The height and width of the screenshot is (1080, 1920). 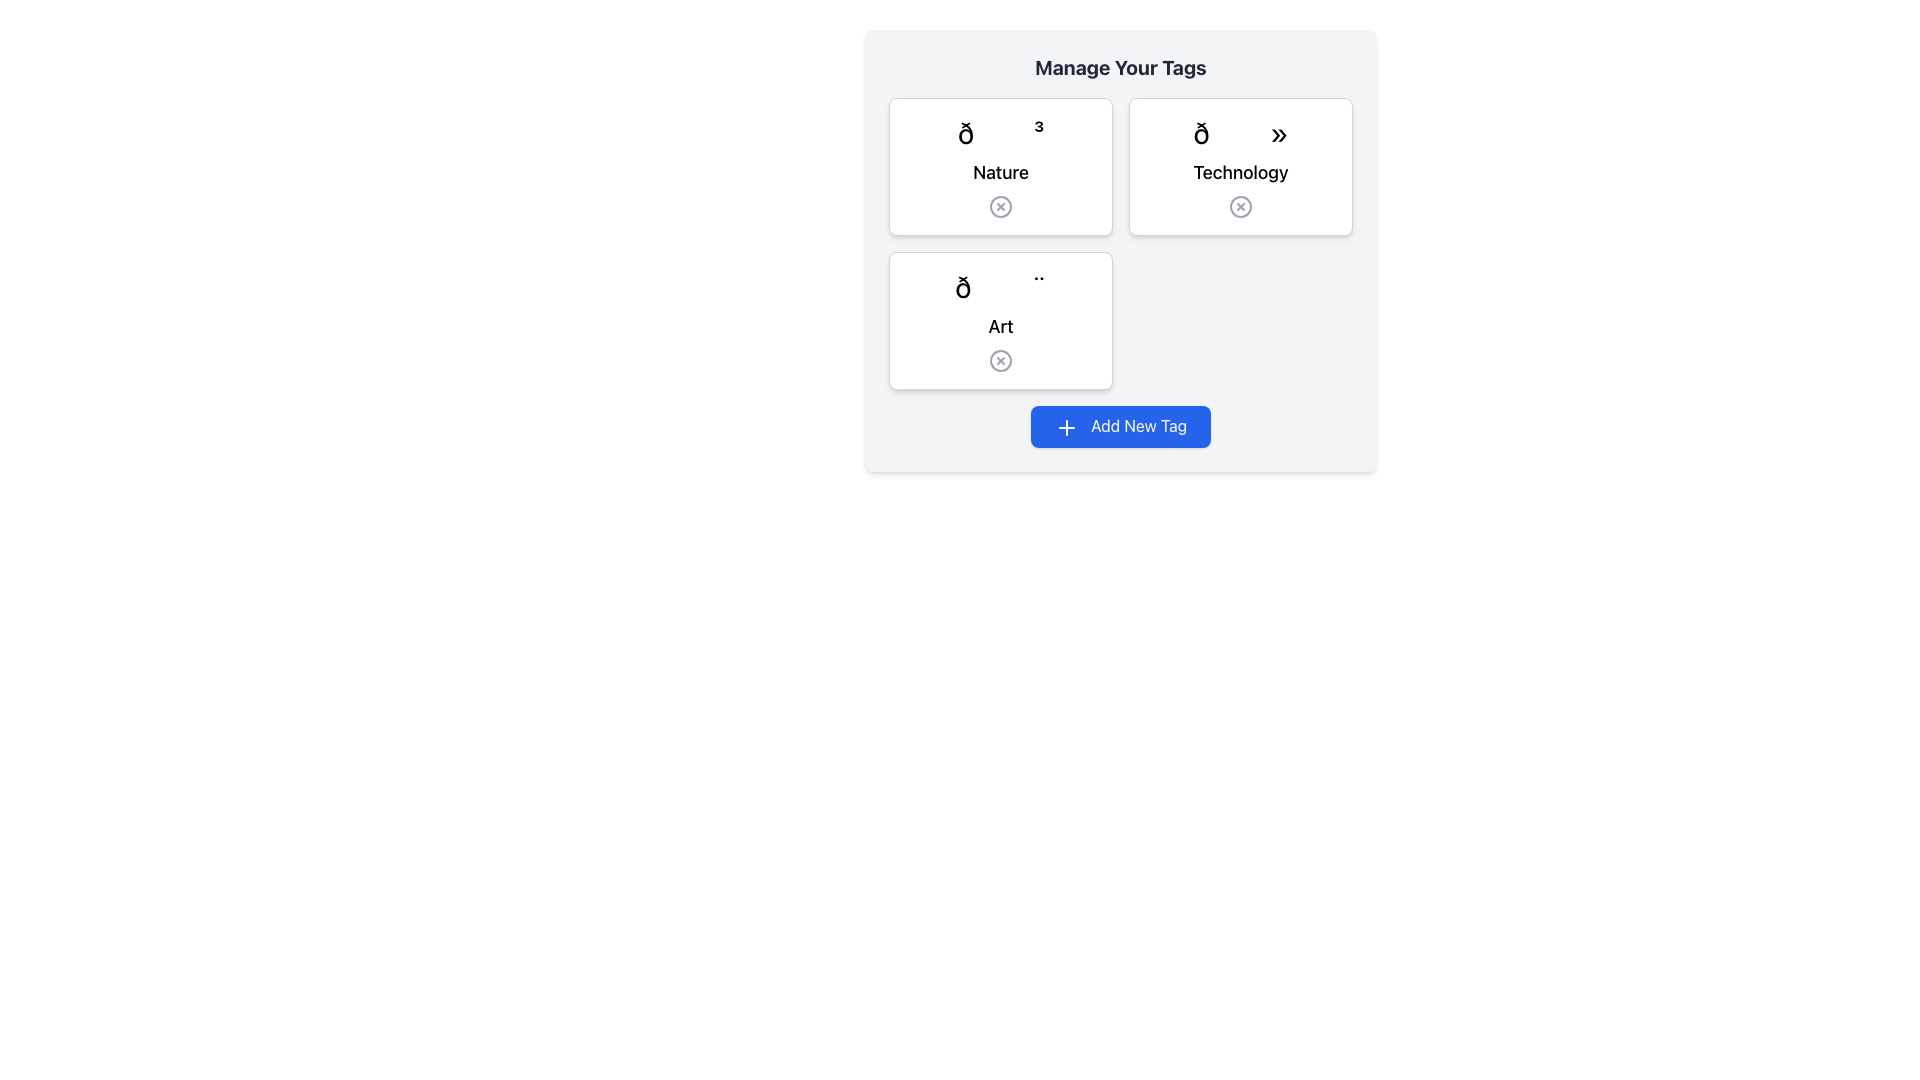 I want to click on the circular gray icon button with a cross inside, located at the bottom-center of the 'Technology' card, so click(x=1240, y=207).